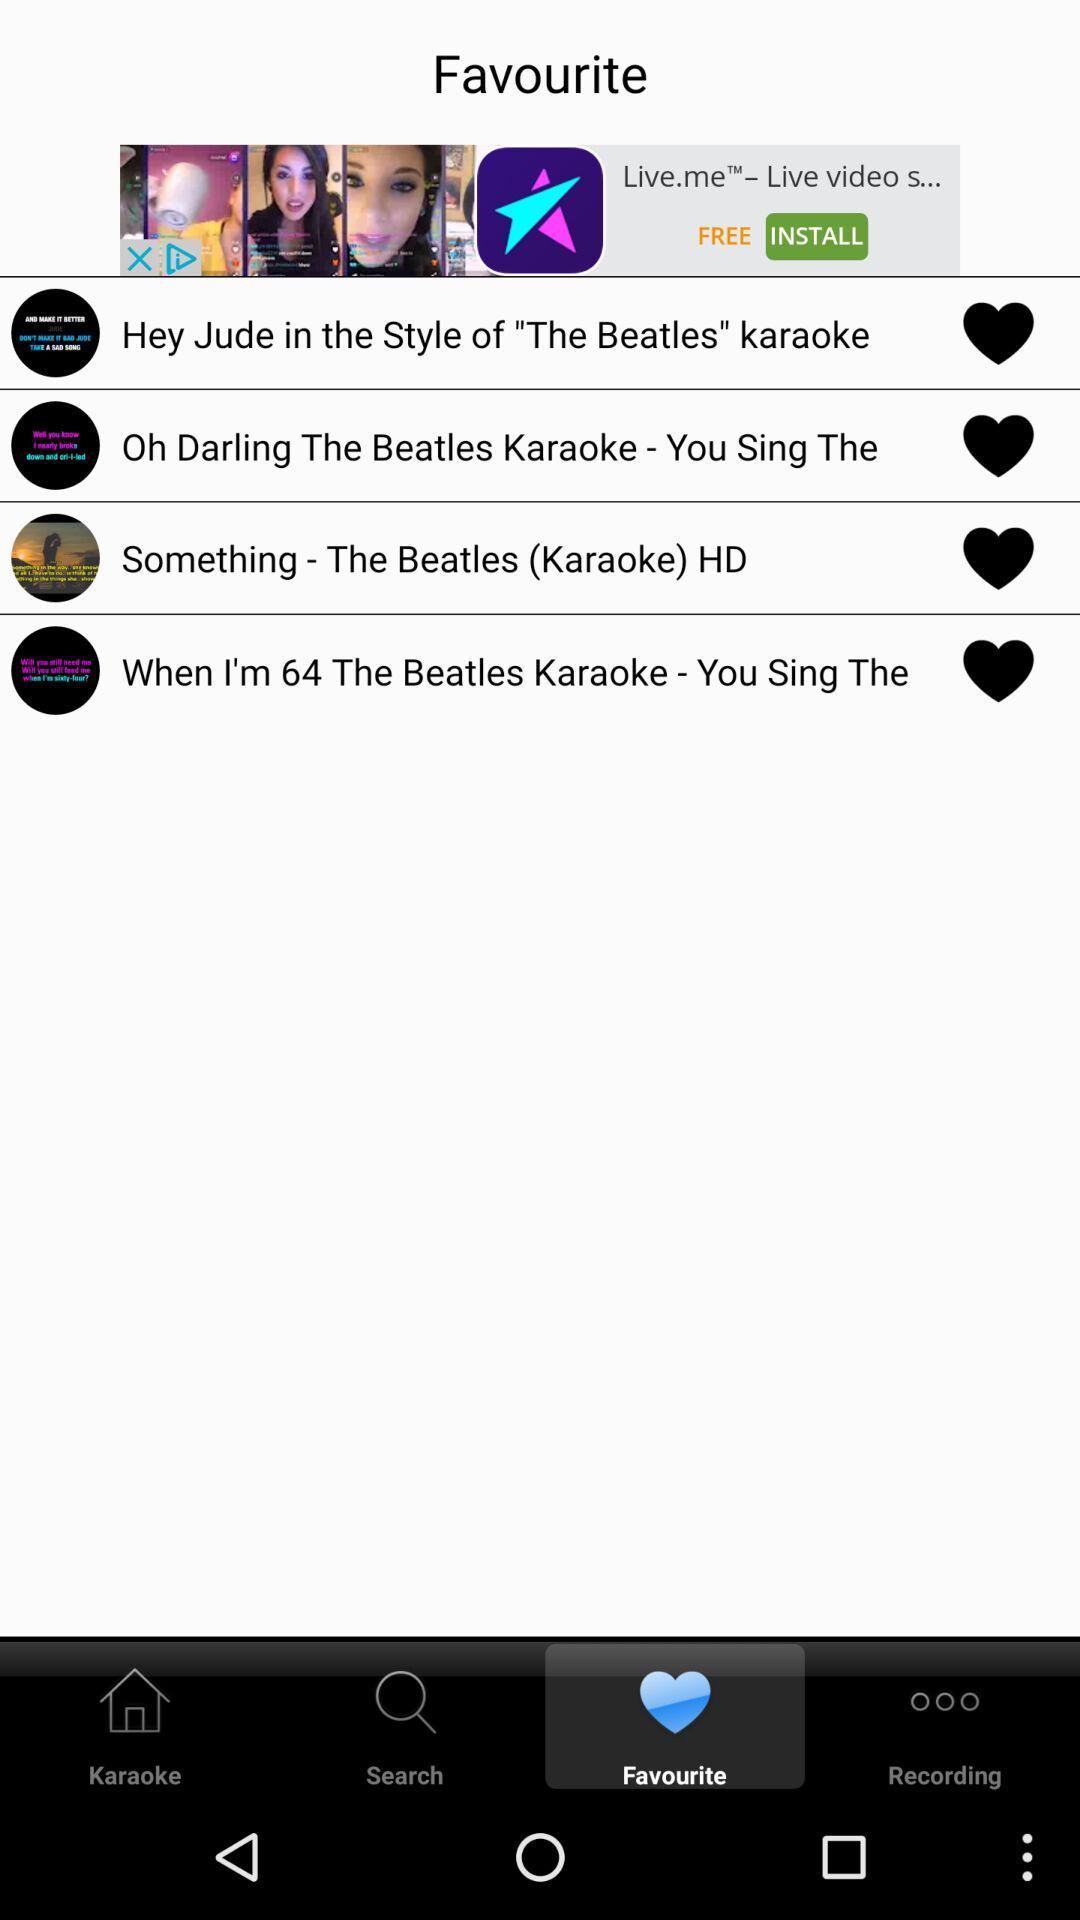 This screenshot has width=1080, height=1920. What do you see at coordinates (998, 444) in the screenshot?
I see `the heart symbol in the second line` at bounding box center [998, 444].